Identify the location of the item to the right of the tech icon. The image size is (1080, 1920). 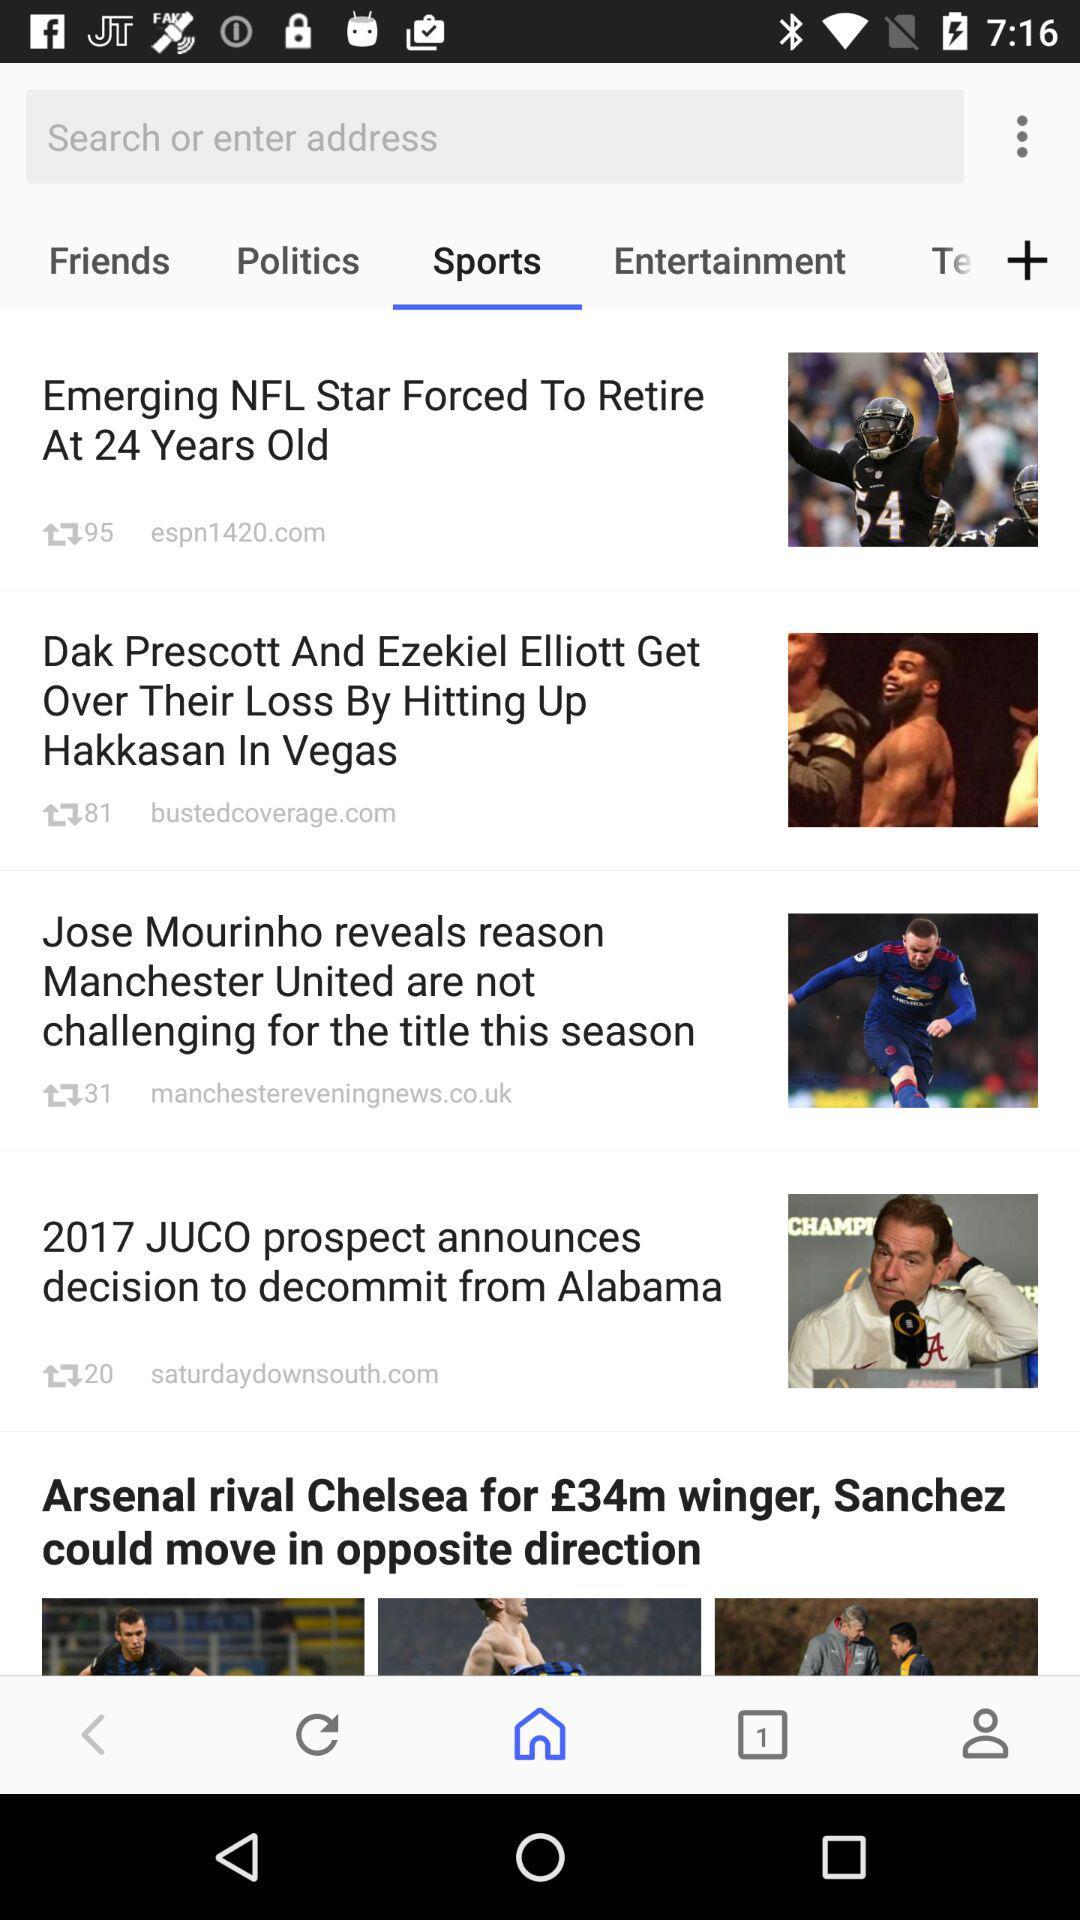
(1027, 258).